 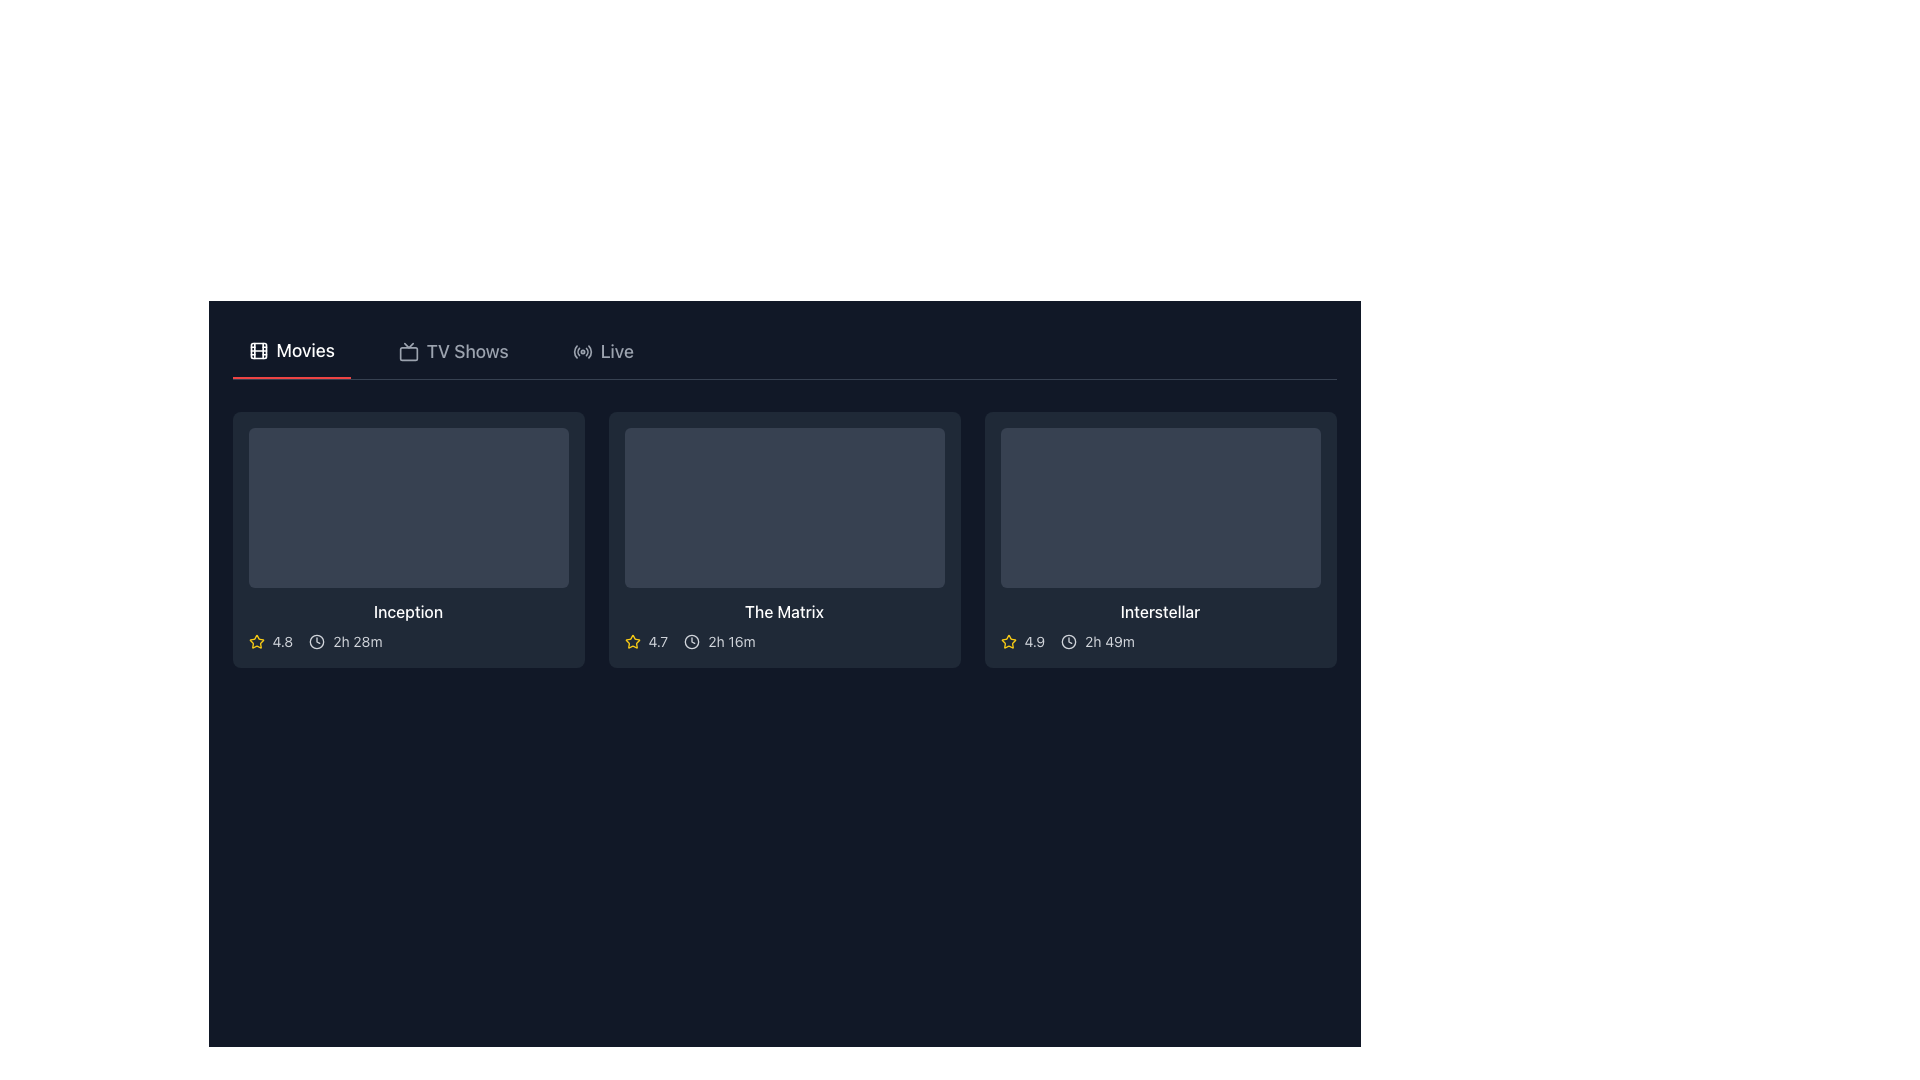 What do you see at coordinates (1068, 641) in the screenshot?
I see `the clock icon located in the movie 'Interstellar' section, positioned between the rating (4.9) and the duration (2h 49m)` at bounding box center [1068, 641].